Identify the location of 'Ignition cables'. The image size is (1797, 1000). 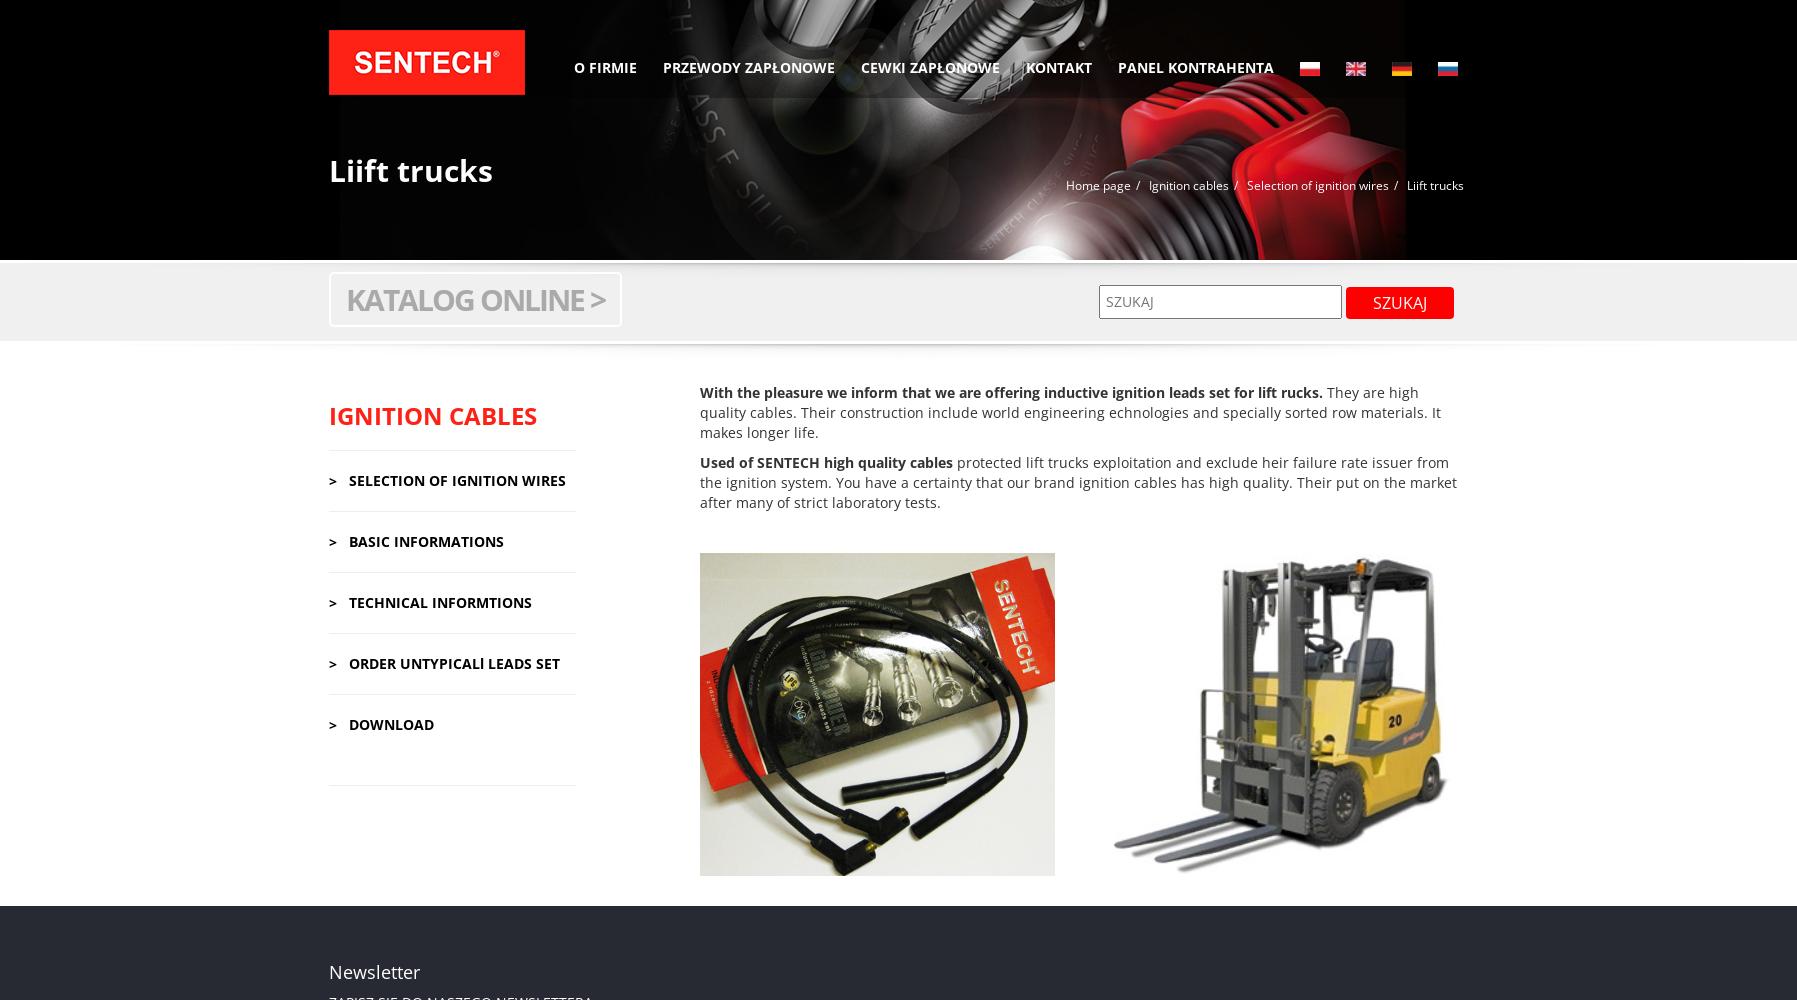
(1186, 184).